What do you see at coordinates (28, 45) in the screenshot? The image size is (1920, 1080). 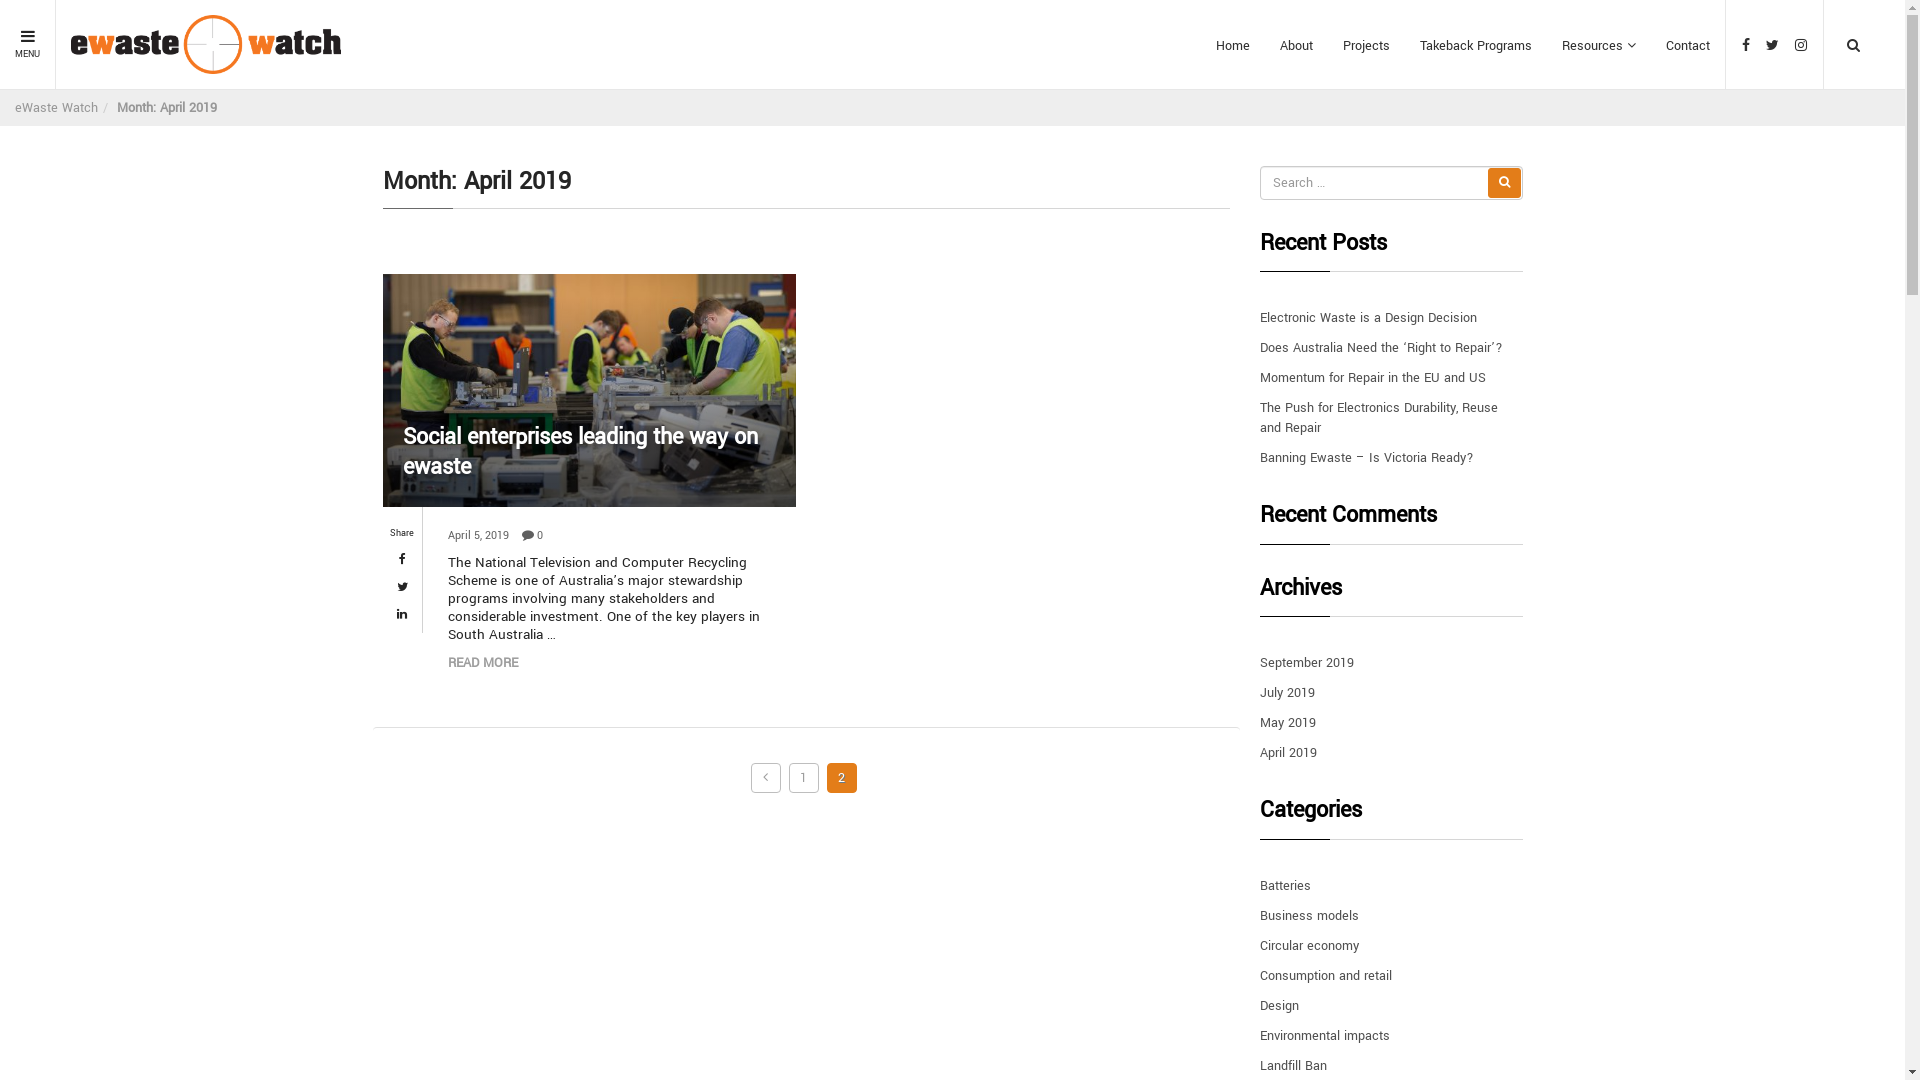 I see `'MENU'` at bounding box center [28, 45].